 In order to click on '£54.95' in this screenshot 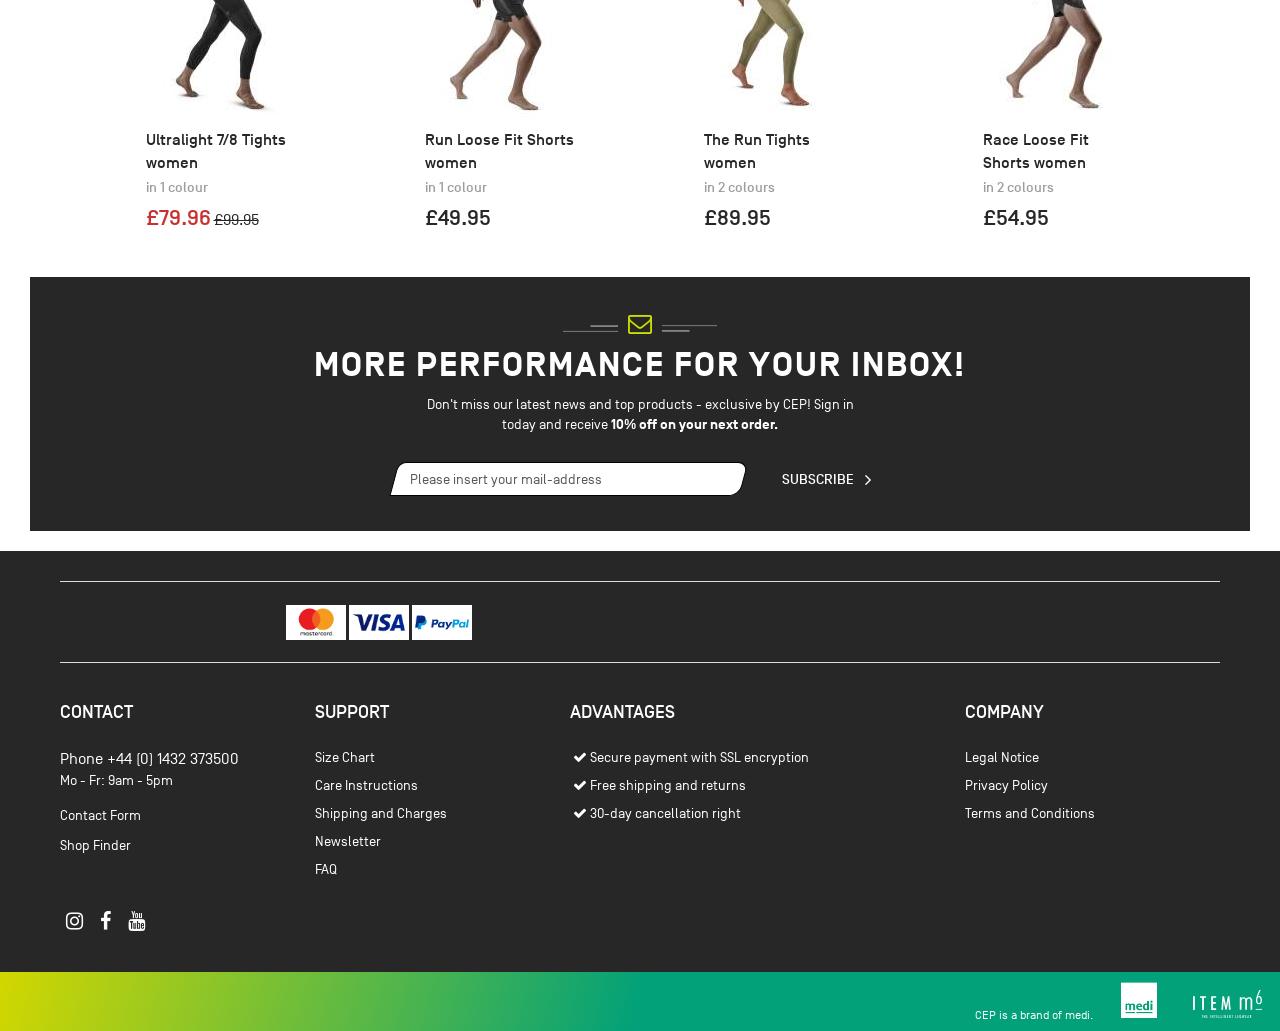, I will do `click(1015, 323)`.